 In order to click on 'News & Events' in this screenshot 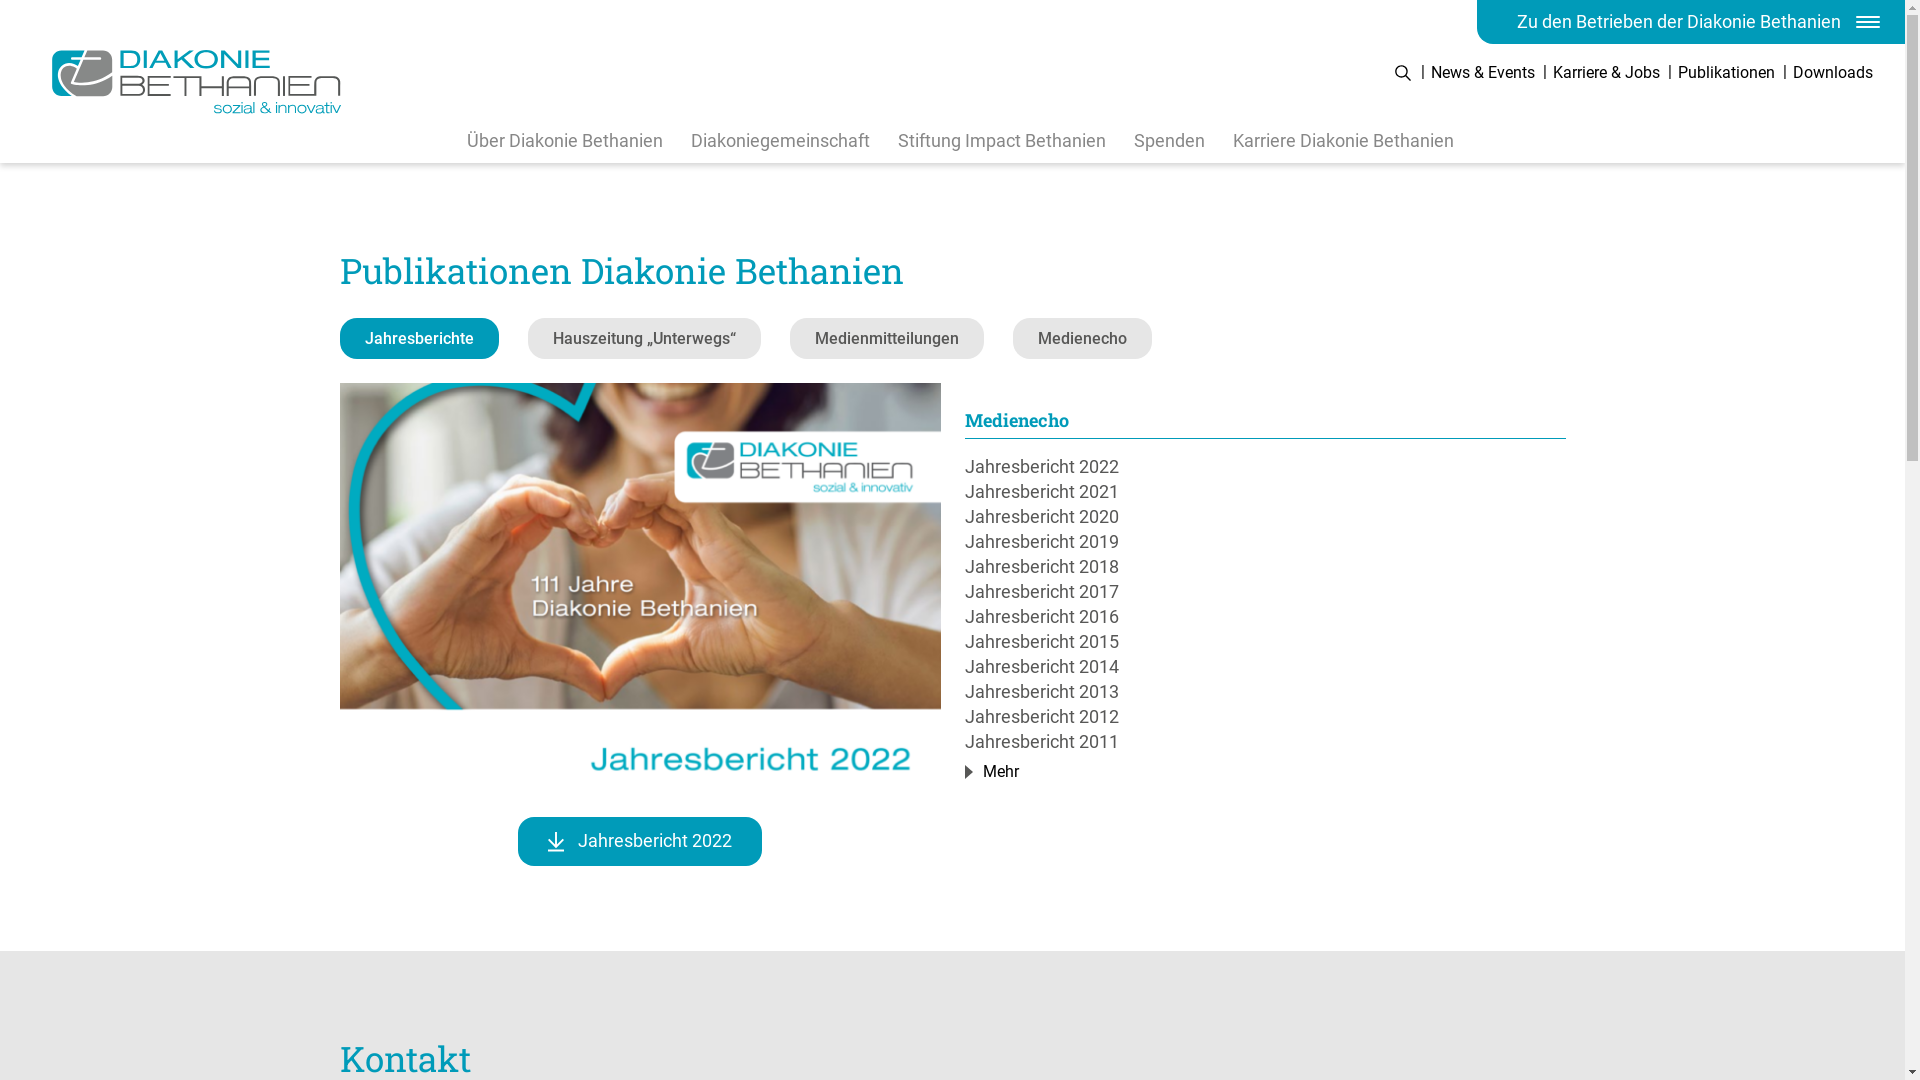, I will do `click(1483, 71)`.